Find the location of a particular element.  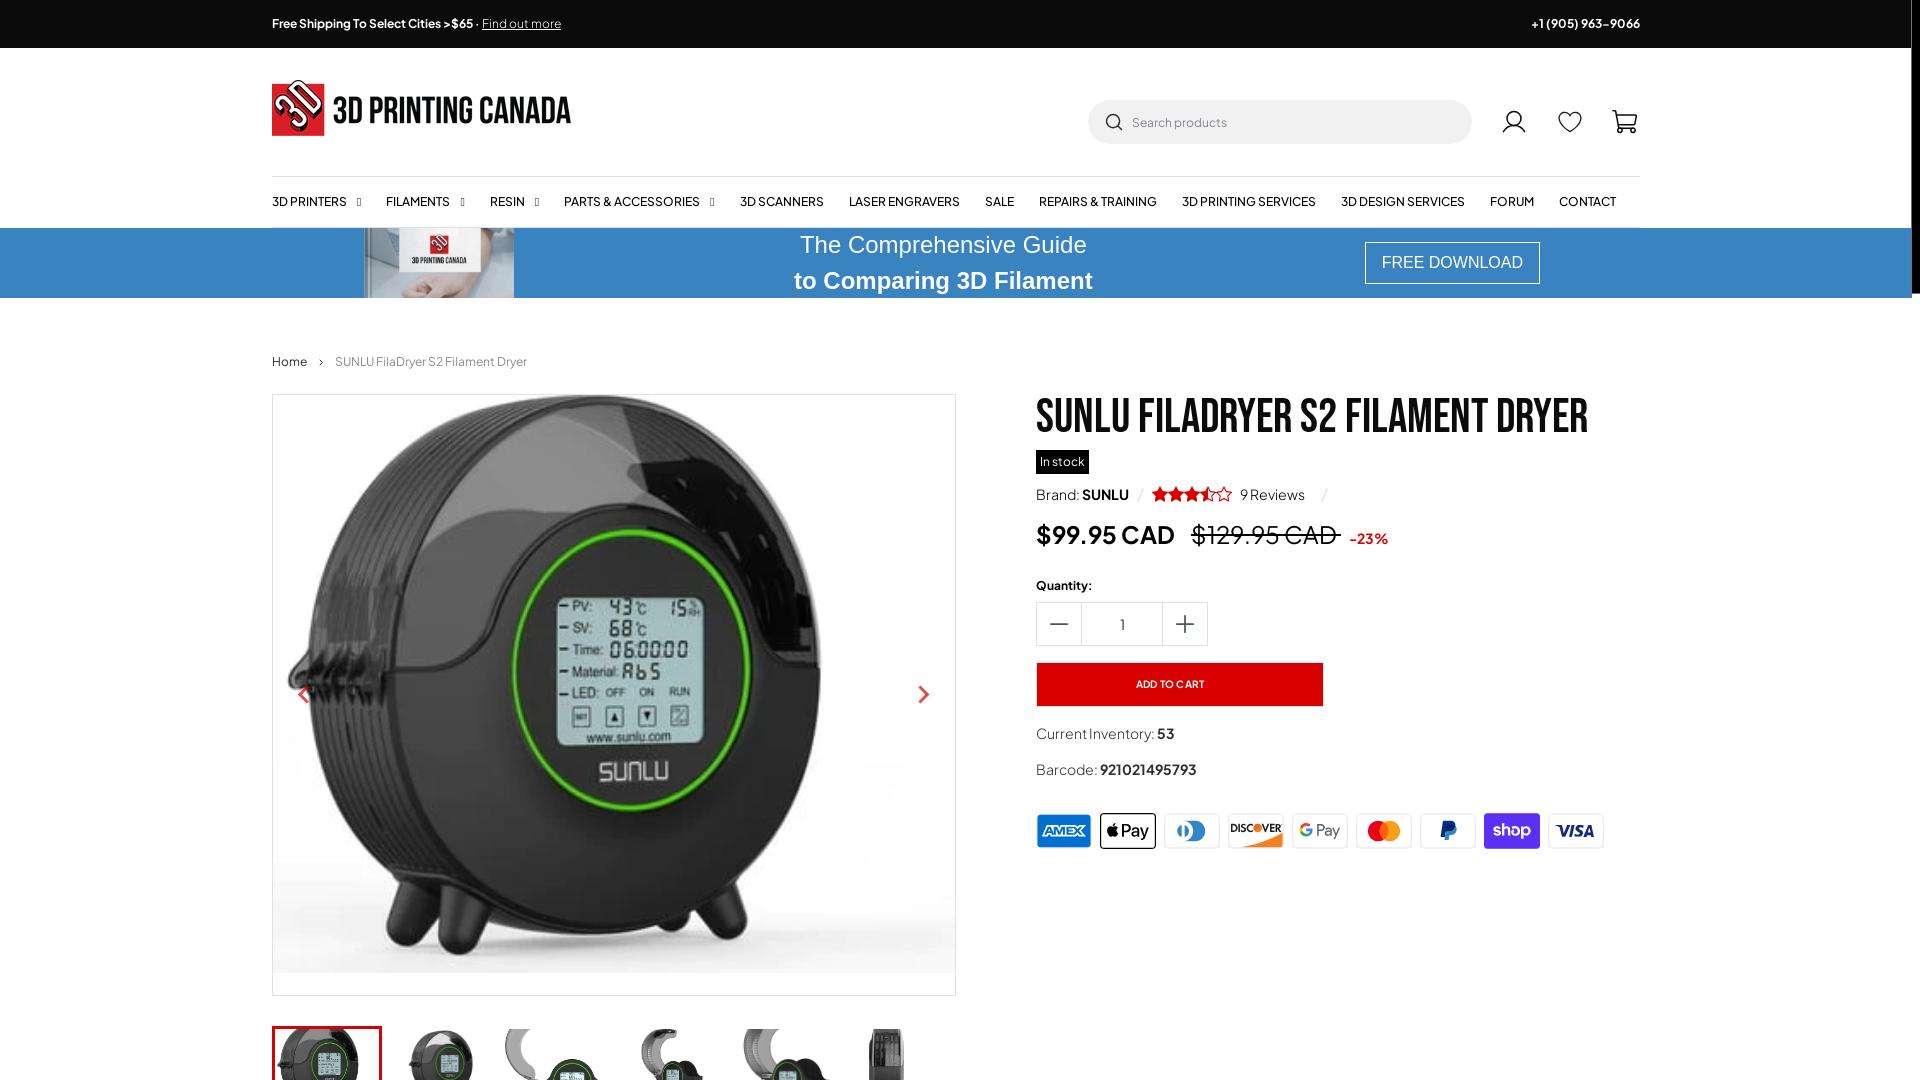

'+1 (905) 963-9066' is located at coordinates (1584, 23).